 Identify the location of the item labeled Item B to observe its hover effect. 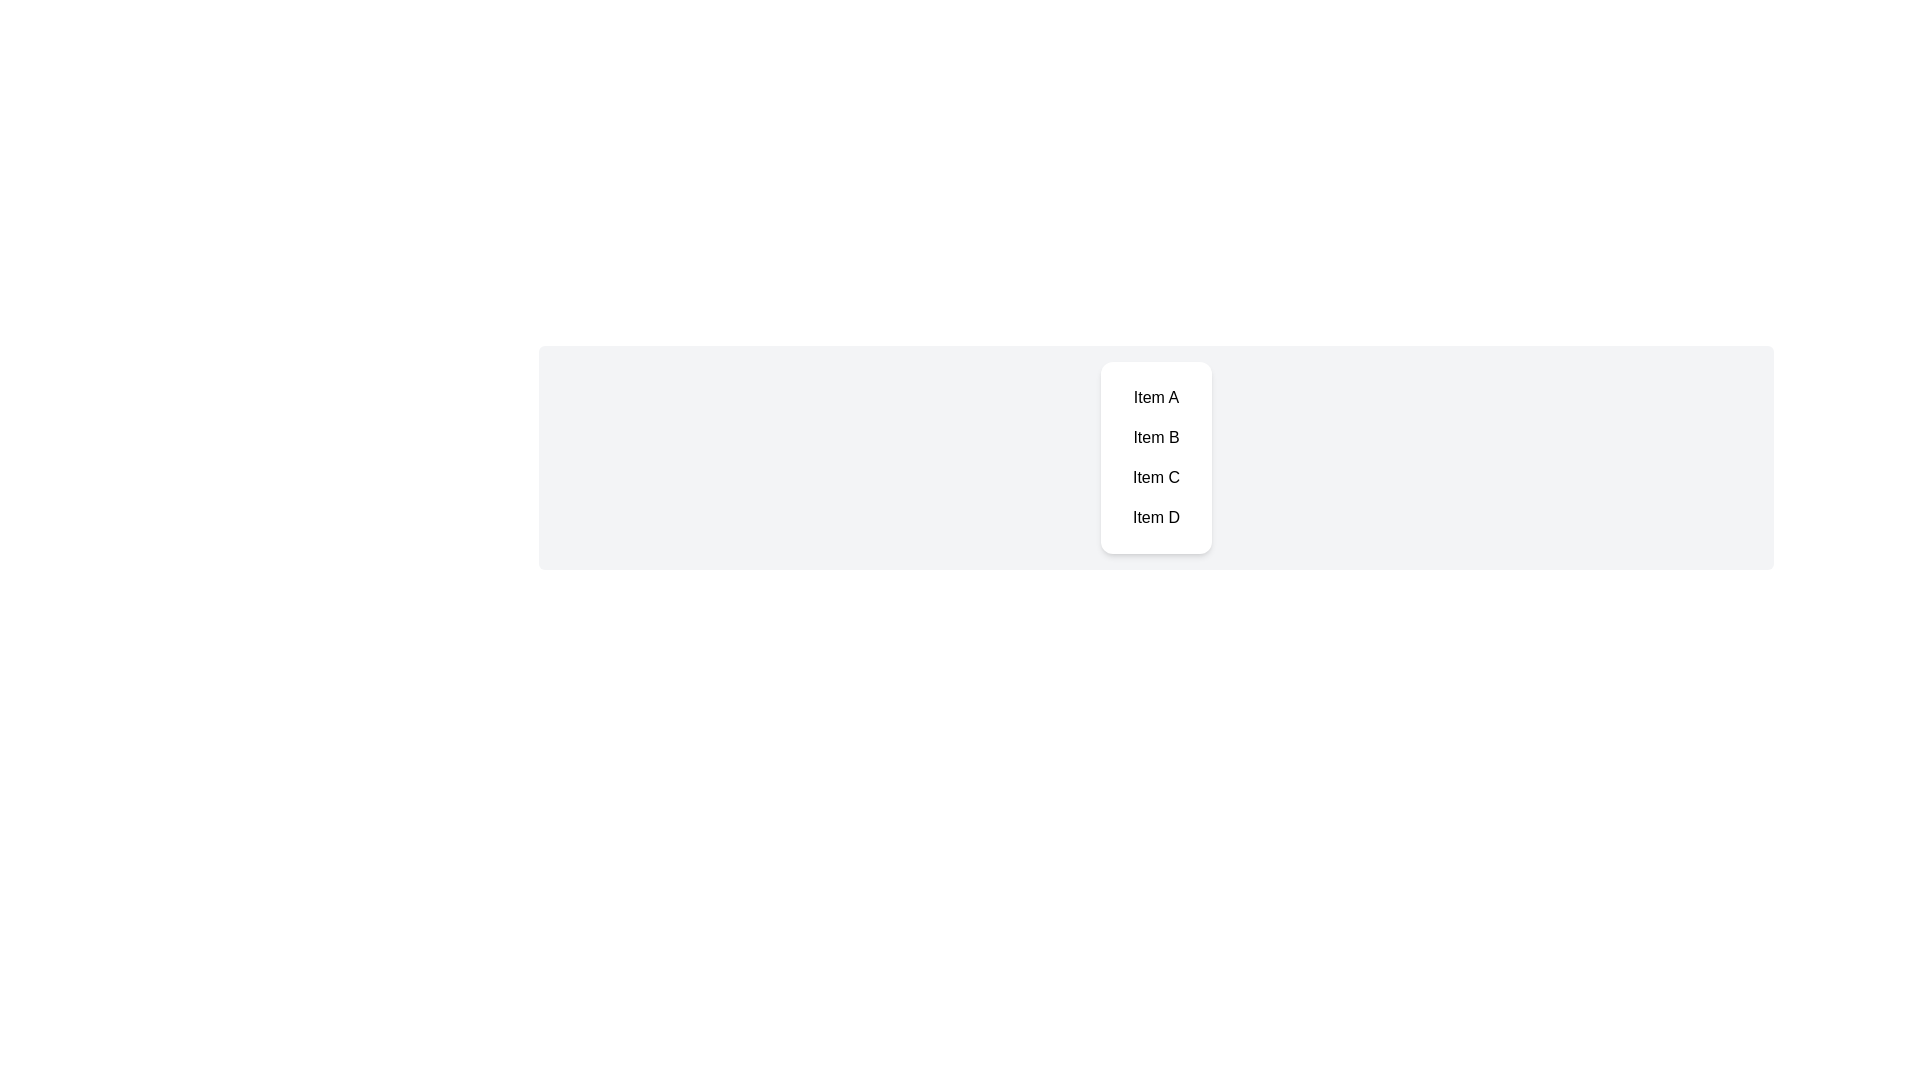
(1156, 437).